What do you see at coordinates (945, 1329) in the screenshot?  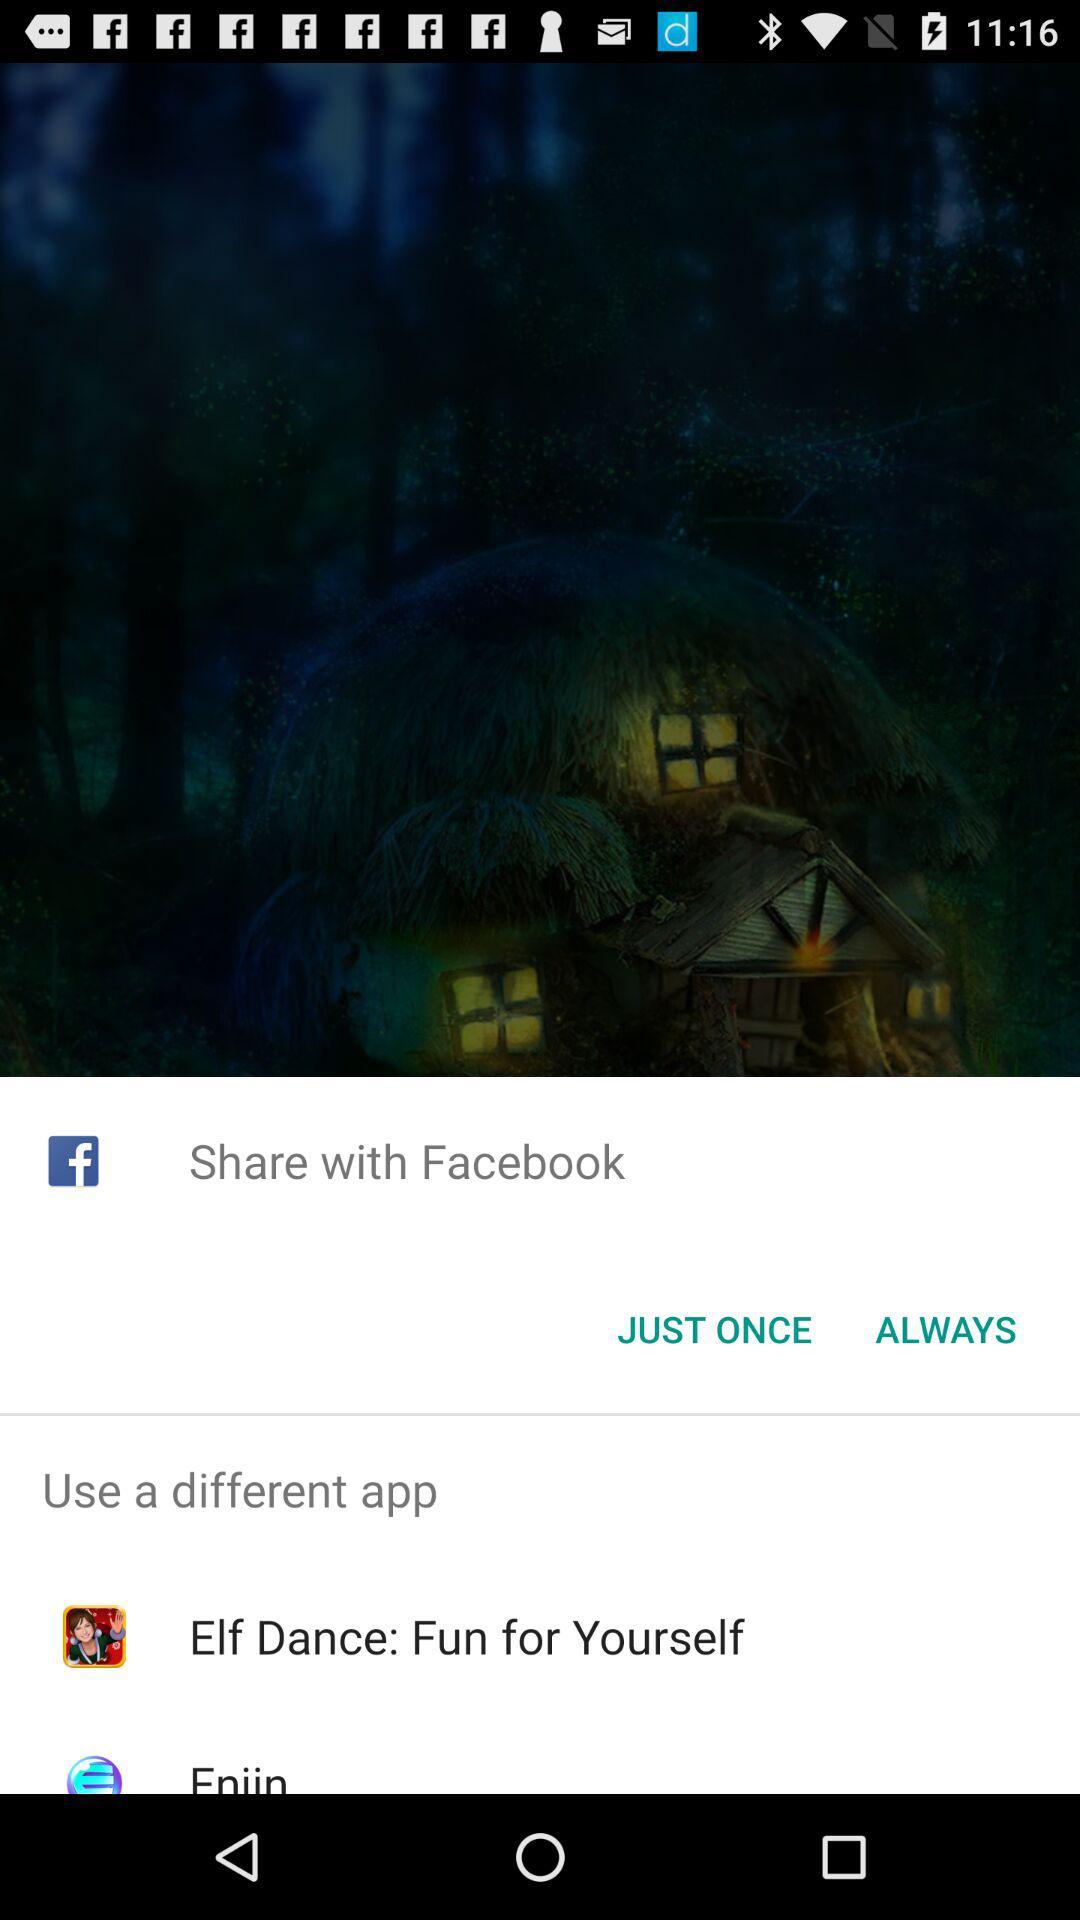 I see `app below share with facebook` at bounding box center [945, 1329].